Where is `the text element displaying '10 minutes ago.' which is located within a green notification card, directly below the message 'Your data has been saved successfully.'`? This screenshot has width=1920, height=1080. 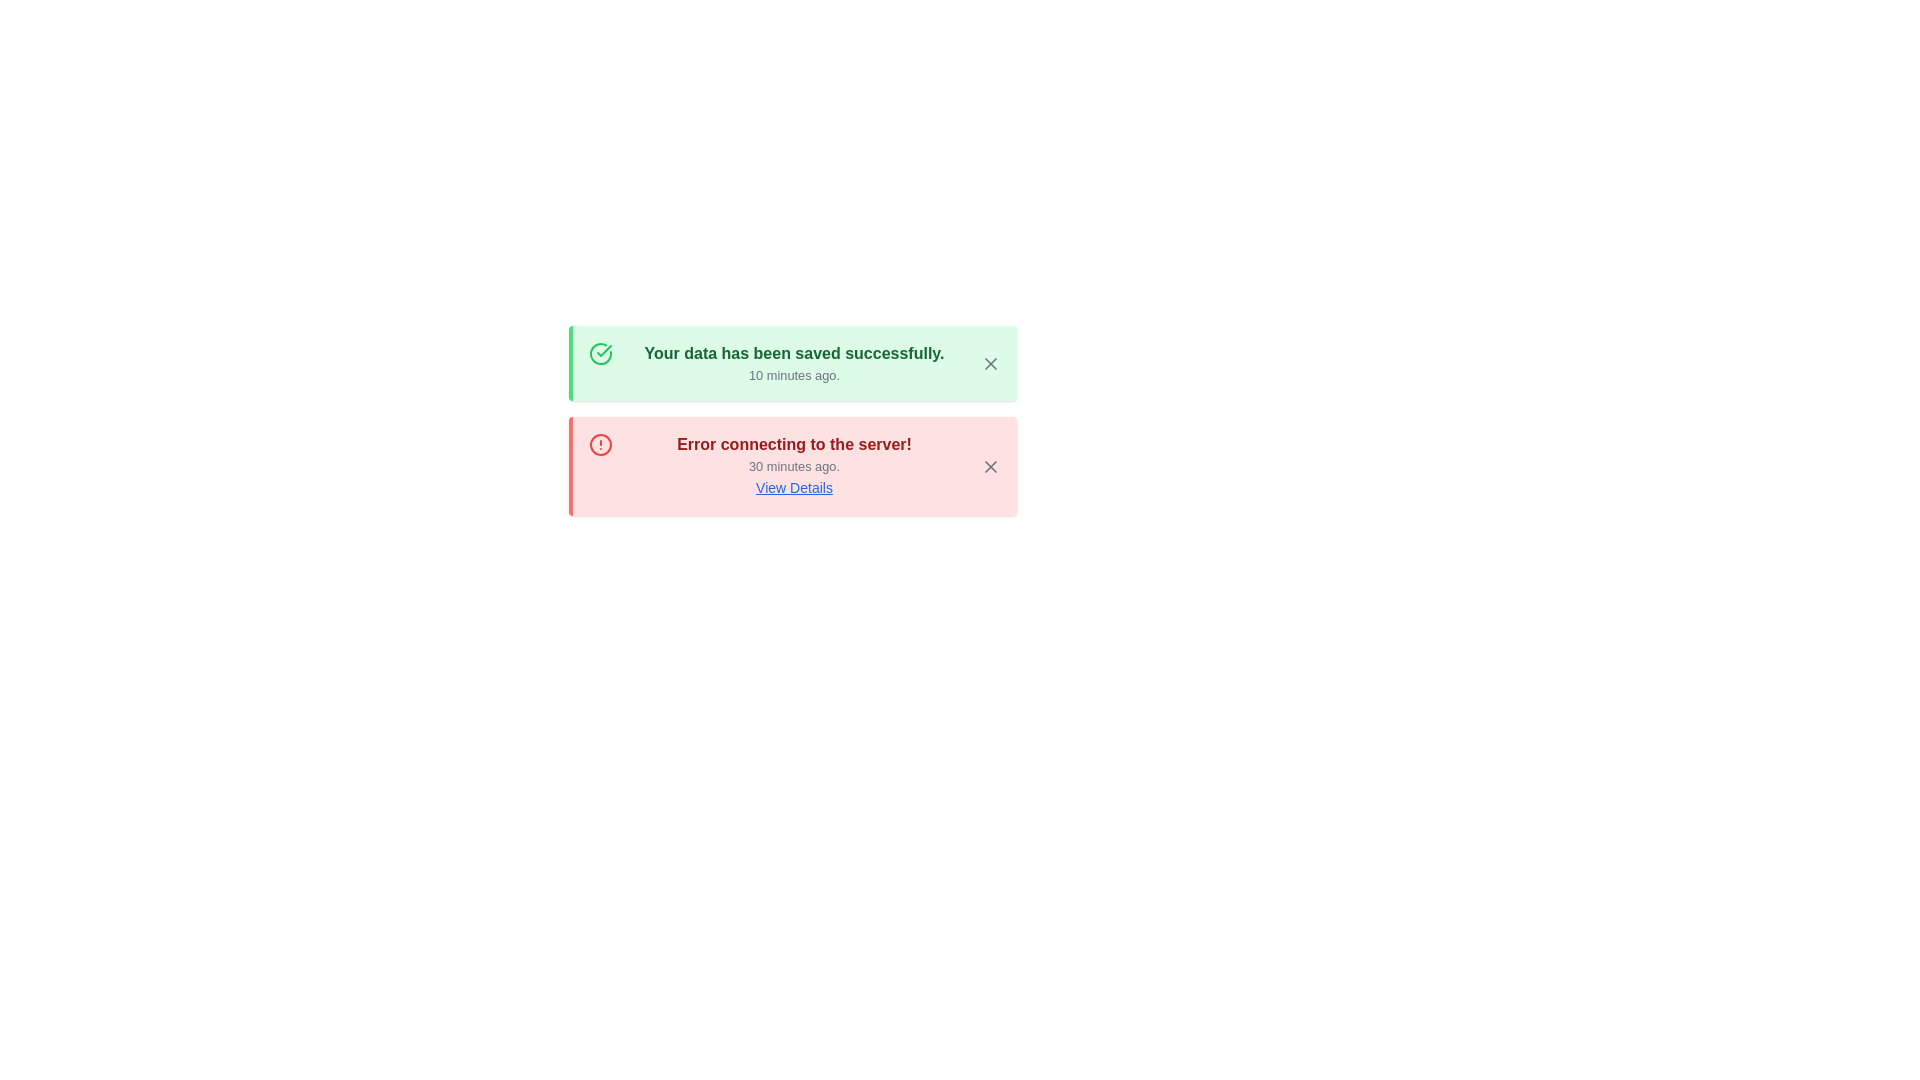
the text element displaying '10 minutes ago.' which is located within a green notification card, directly below the message 'Your data has been saved successfully.' is located at coordinates (793, 375).